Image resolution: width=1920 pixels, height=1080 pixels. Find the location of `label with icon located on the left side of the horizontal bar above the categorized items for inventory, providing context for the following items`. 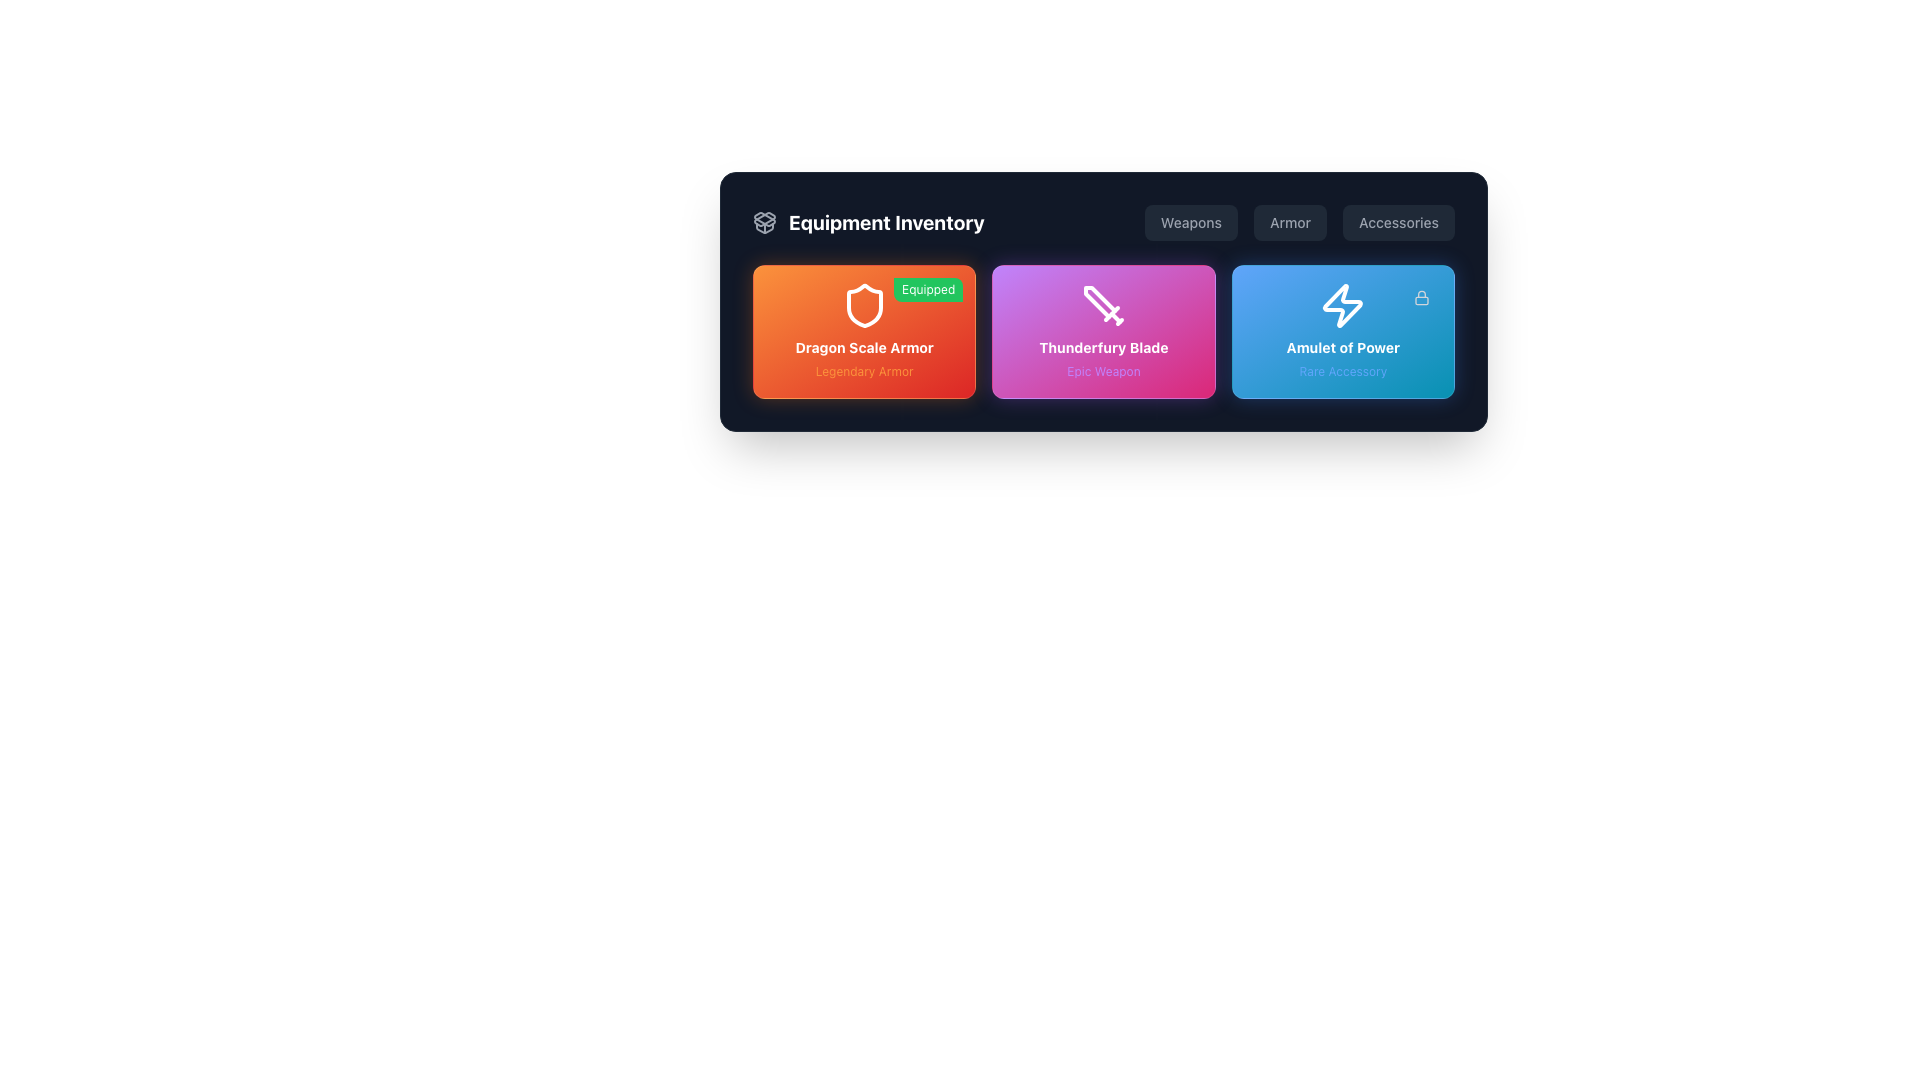

label with icon located on the left side of the horizontal bar above the categorized items for inventory, providing context for the following items is located at coordinates (868, 223).